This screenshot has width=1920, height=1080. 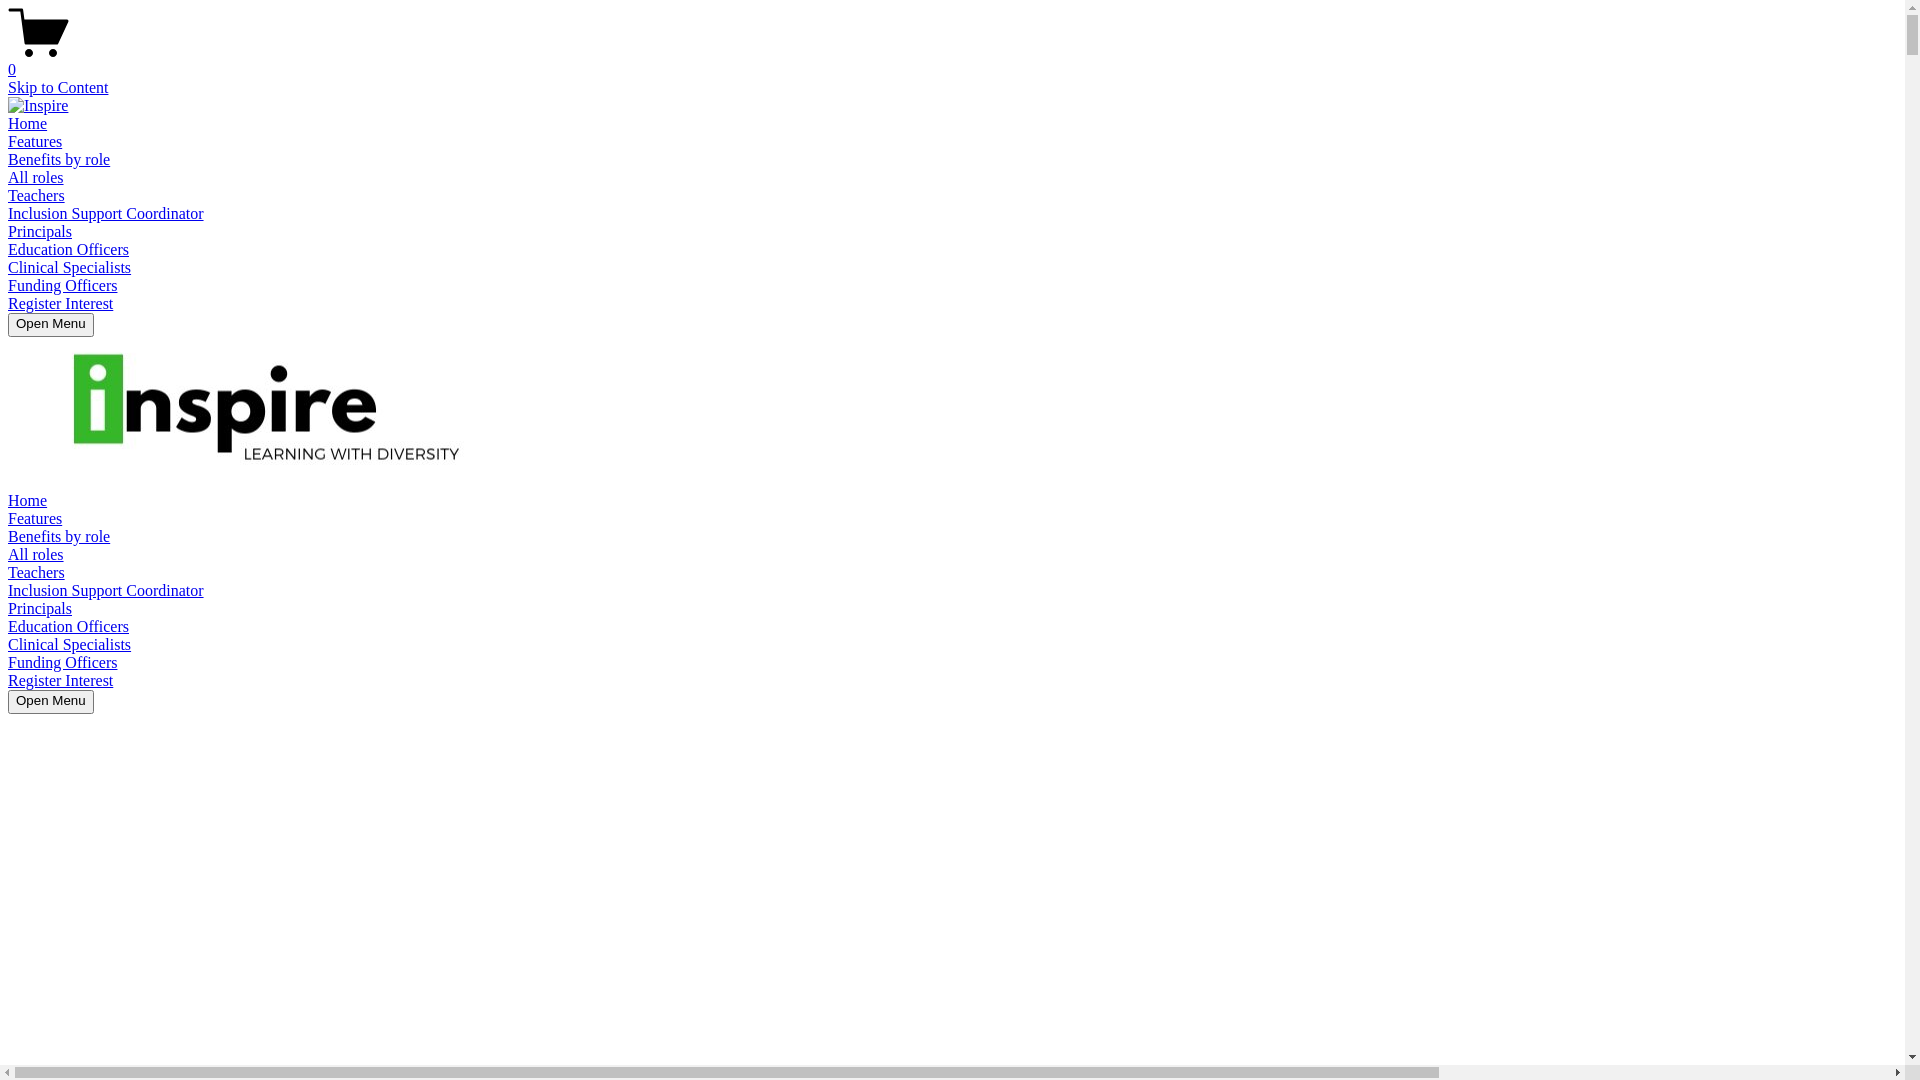 I want to click on 'All roles', so click(x=35, y=554).